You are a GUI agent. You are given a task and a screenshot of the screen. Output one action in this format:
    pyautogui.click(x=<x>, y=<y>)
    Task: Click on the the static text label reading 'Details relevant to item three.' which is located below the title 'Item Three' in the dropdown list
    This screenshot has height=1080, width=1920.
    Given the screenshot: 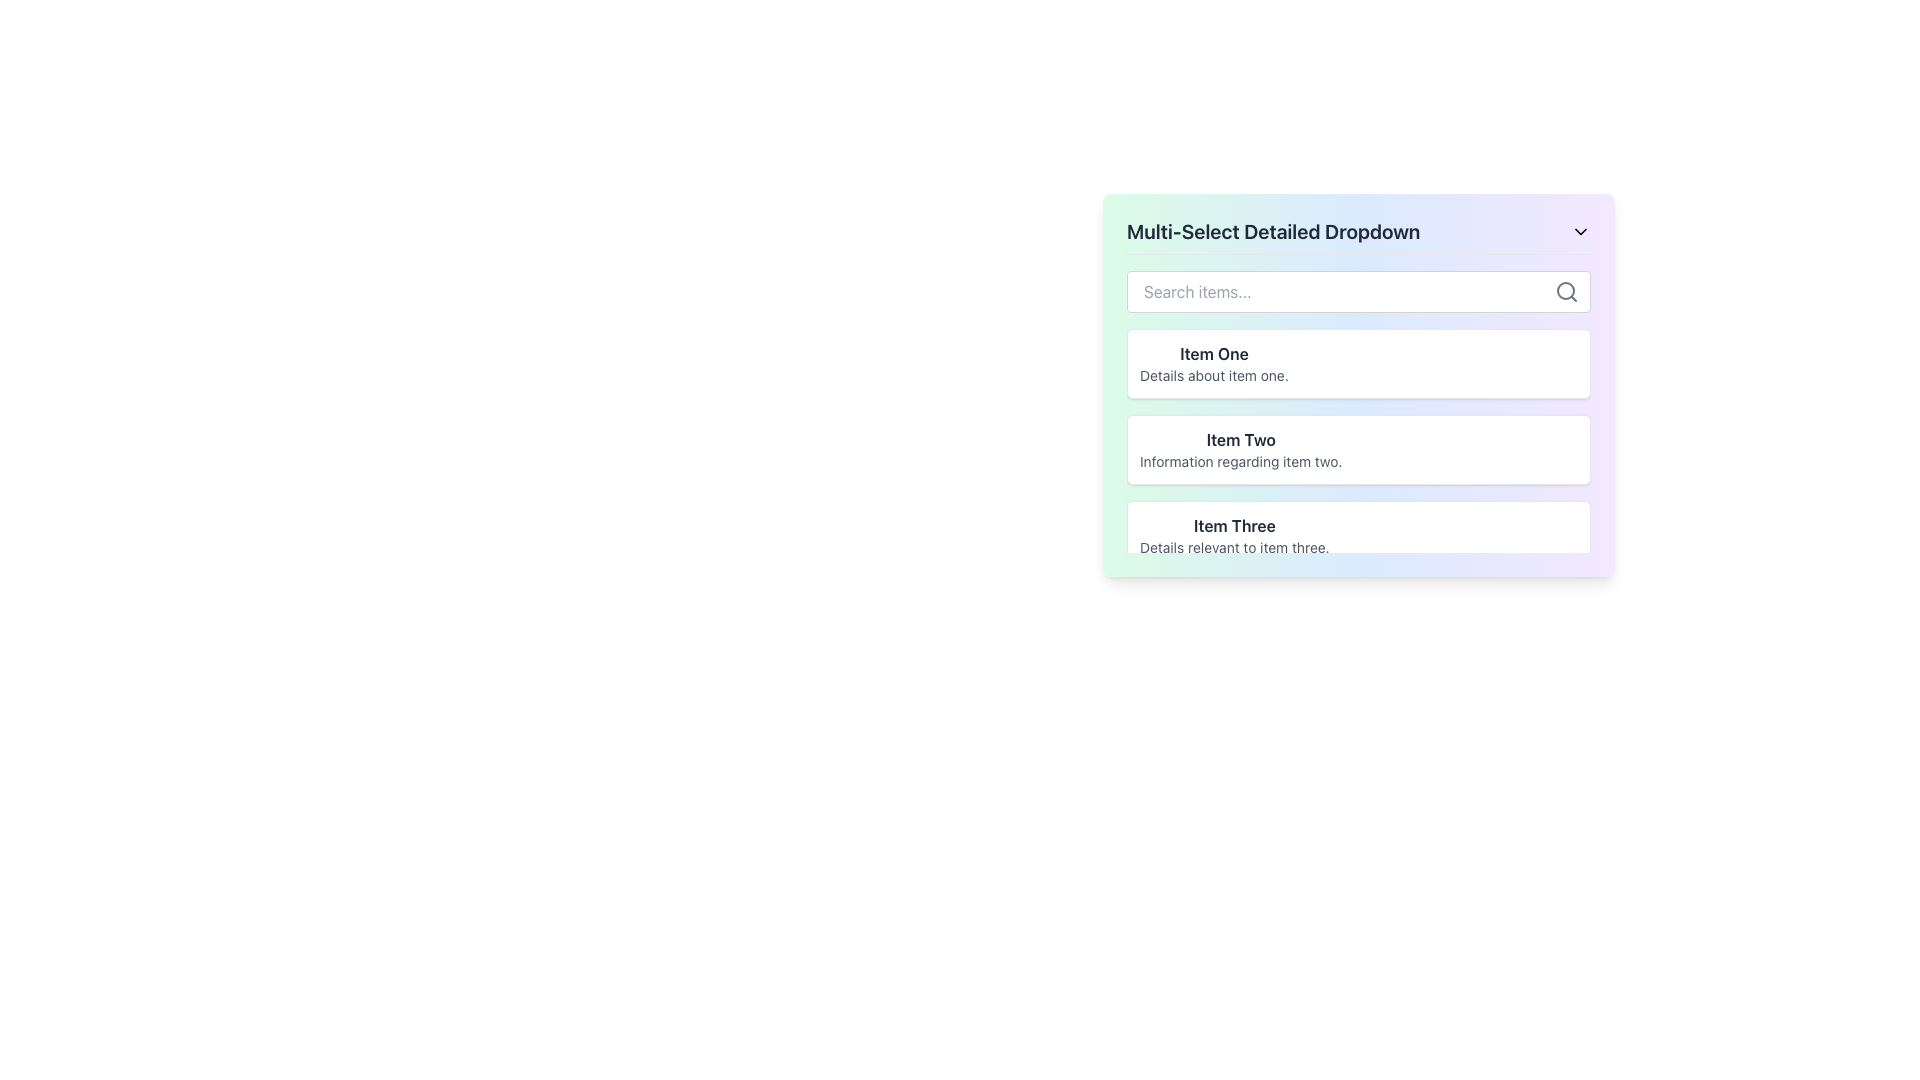 What is the action you would take?
    pyautogui.click(x=1233, y=547)
    